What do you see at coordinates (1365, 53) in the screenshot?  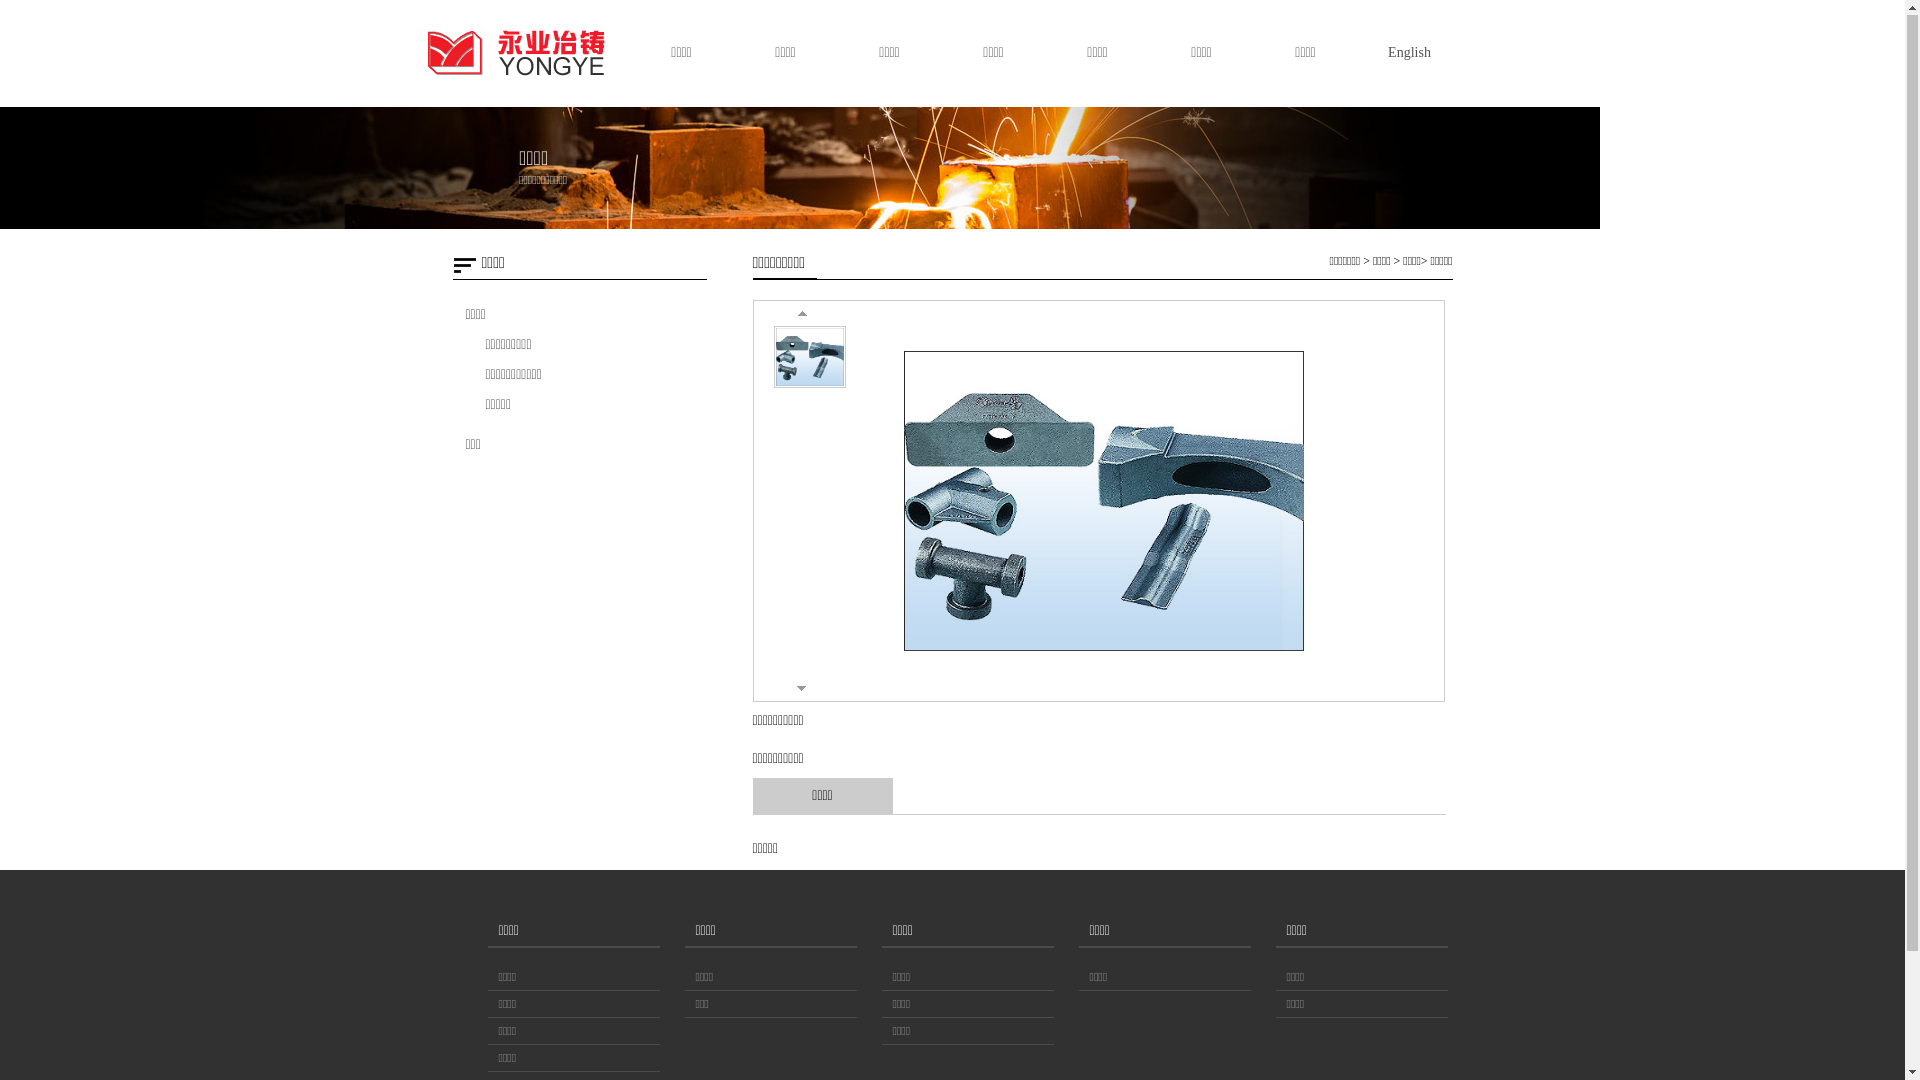 I see `'English'` at bounding box center [1365, 53].